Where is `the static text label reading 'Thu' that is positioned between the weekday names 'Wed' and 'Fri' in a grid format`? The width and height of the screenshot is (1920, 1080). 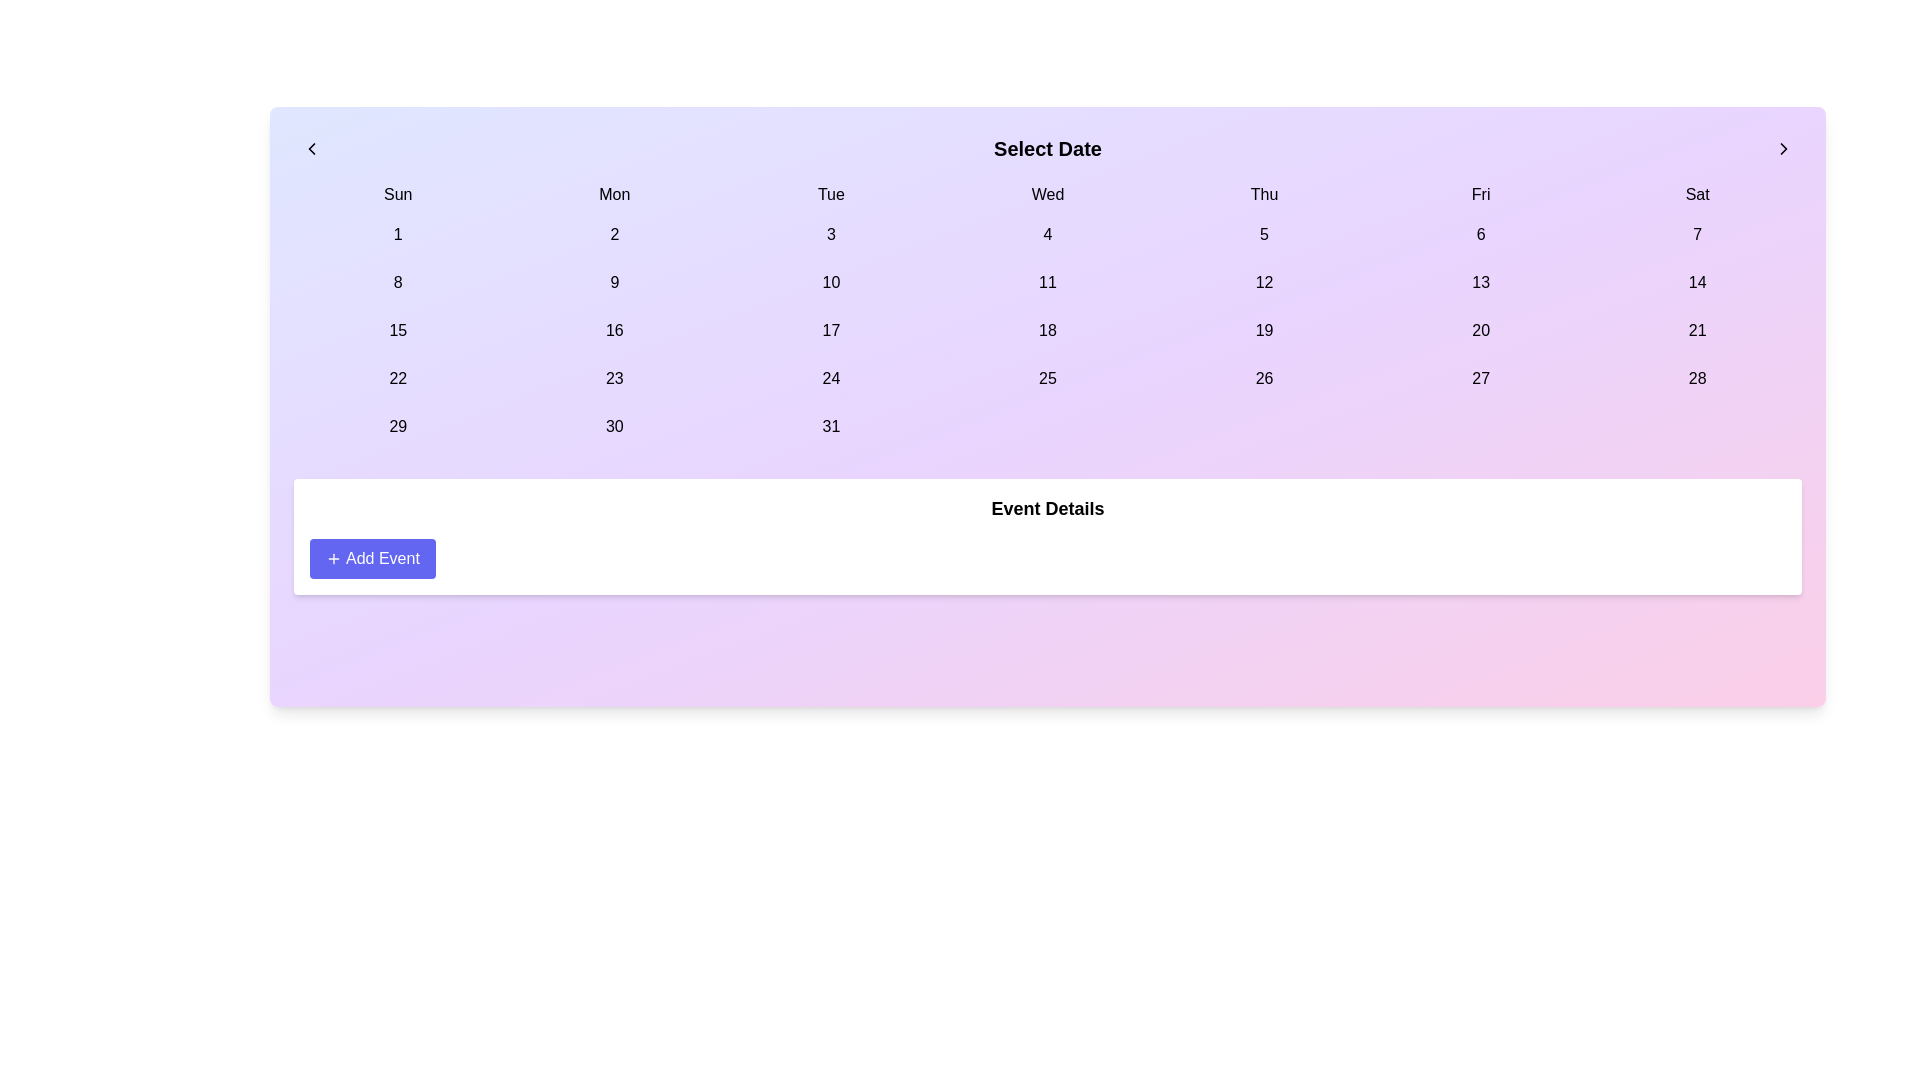
the static text label reading 'Thu' that is positioned between the weekday names 'Wed' and 'Fri' in a grid format is located at coordinates (1263, 195).